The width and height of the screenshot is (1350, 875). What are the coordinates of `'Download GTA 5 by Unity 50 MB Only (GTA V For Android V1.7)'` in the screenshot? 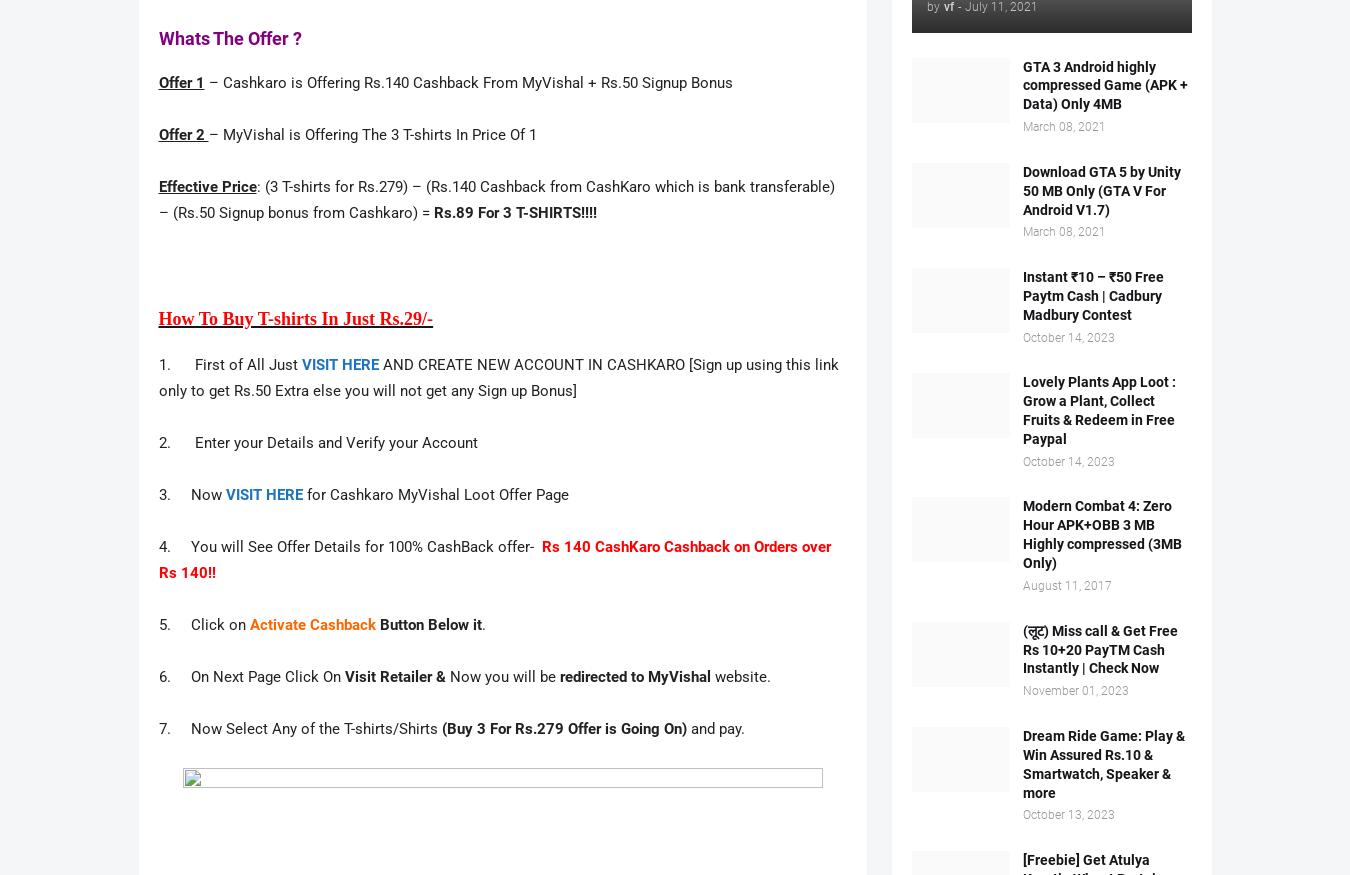 It's located at (1101, 189).